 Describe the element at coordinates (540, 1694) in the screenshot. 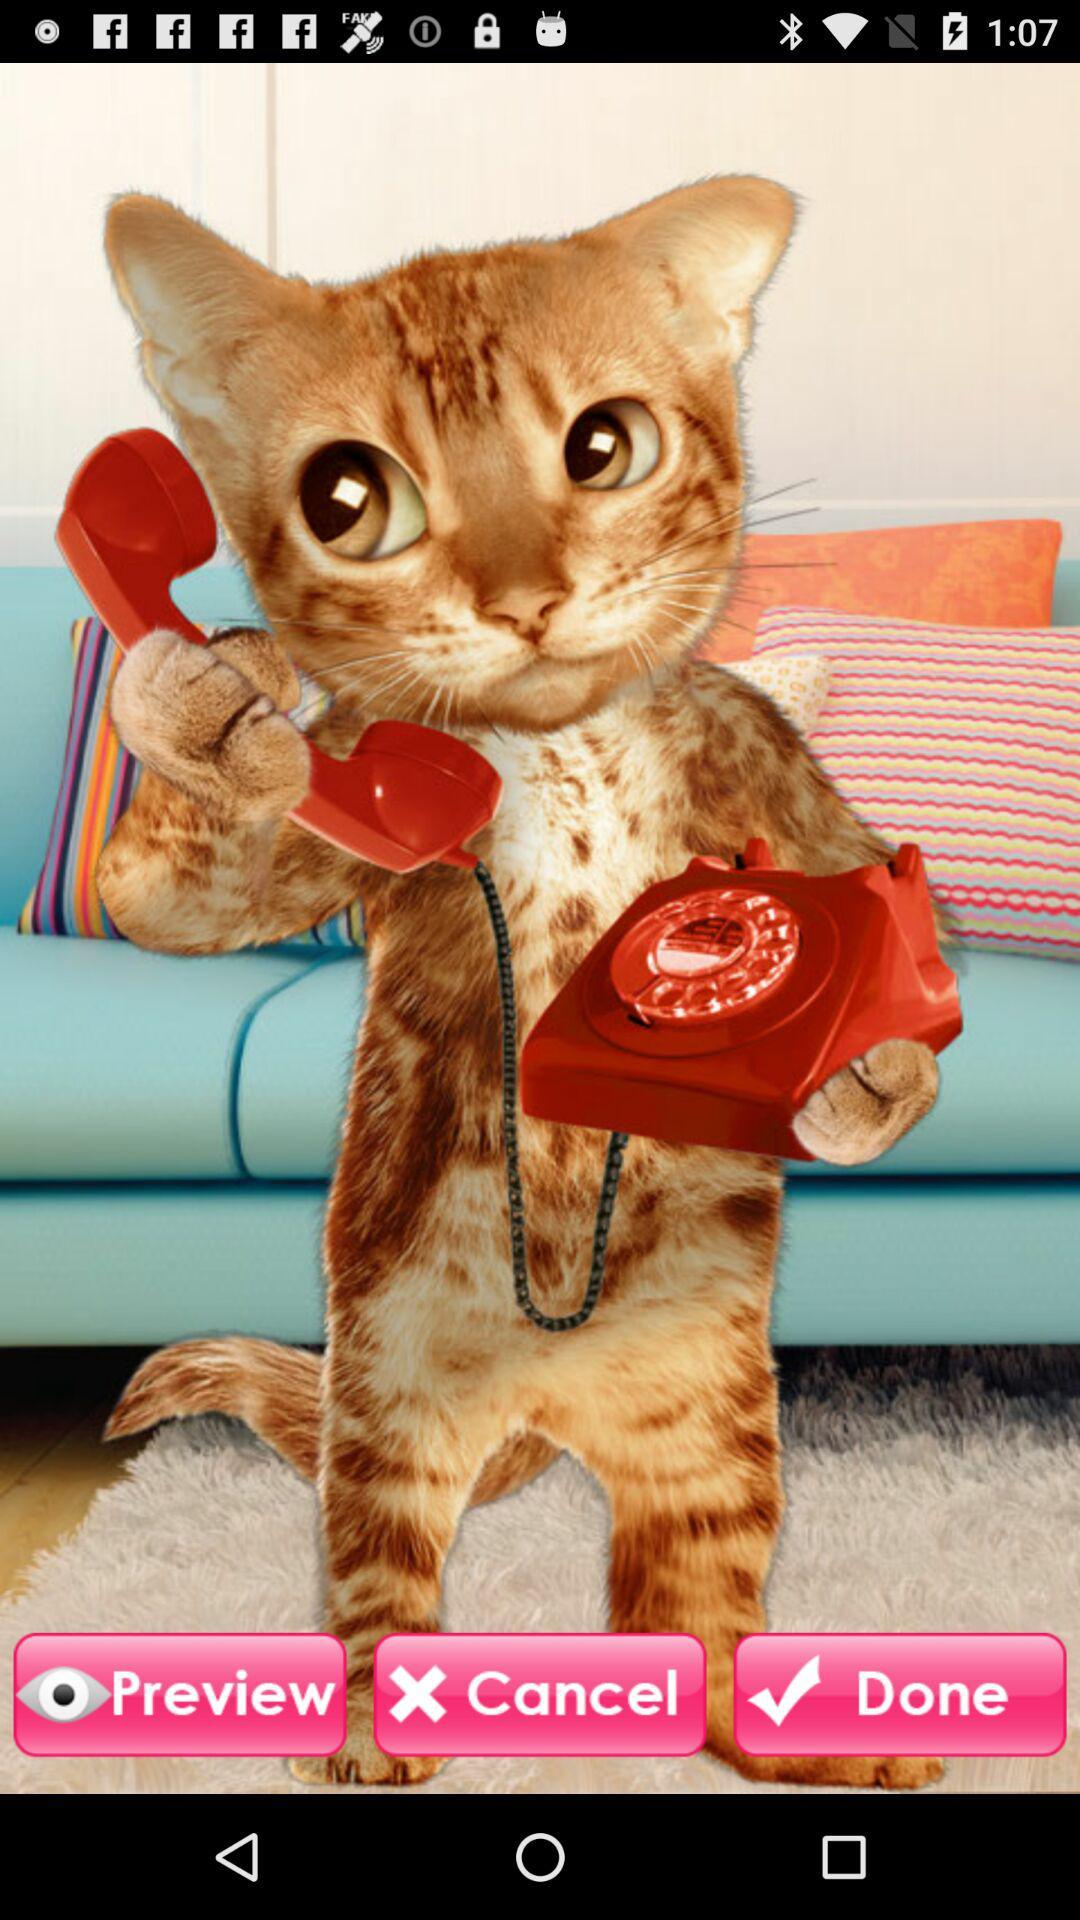

I see `cancel` at that location.